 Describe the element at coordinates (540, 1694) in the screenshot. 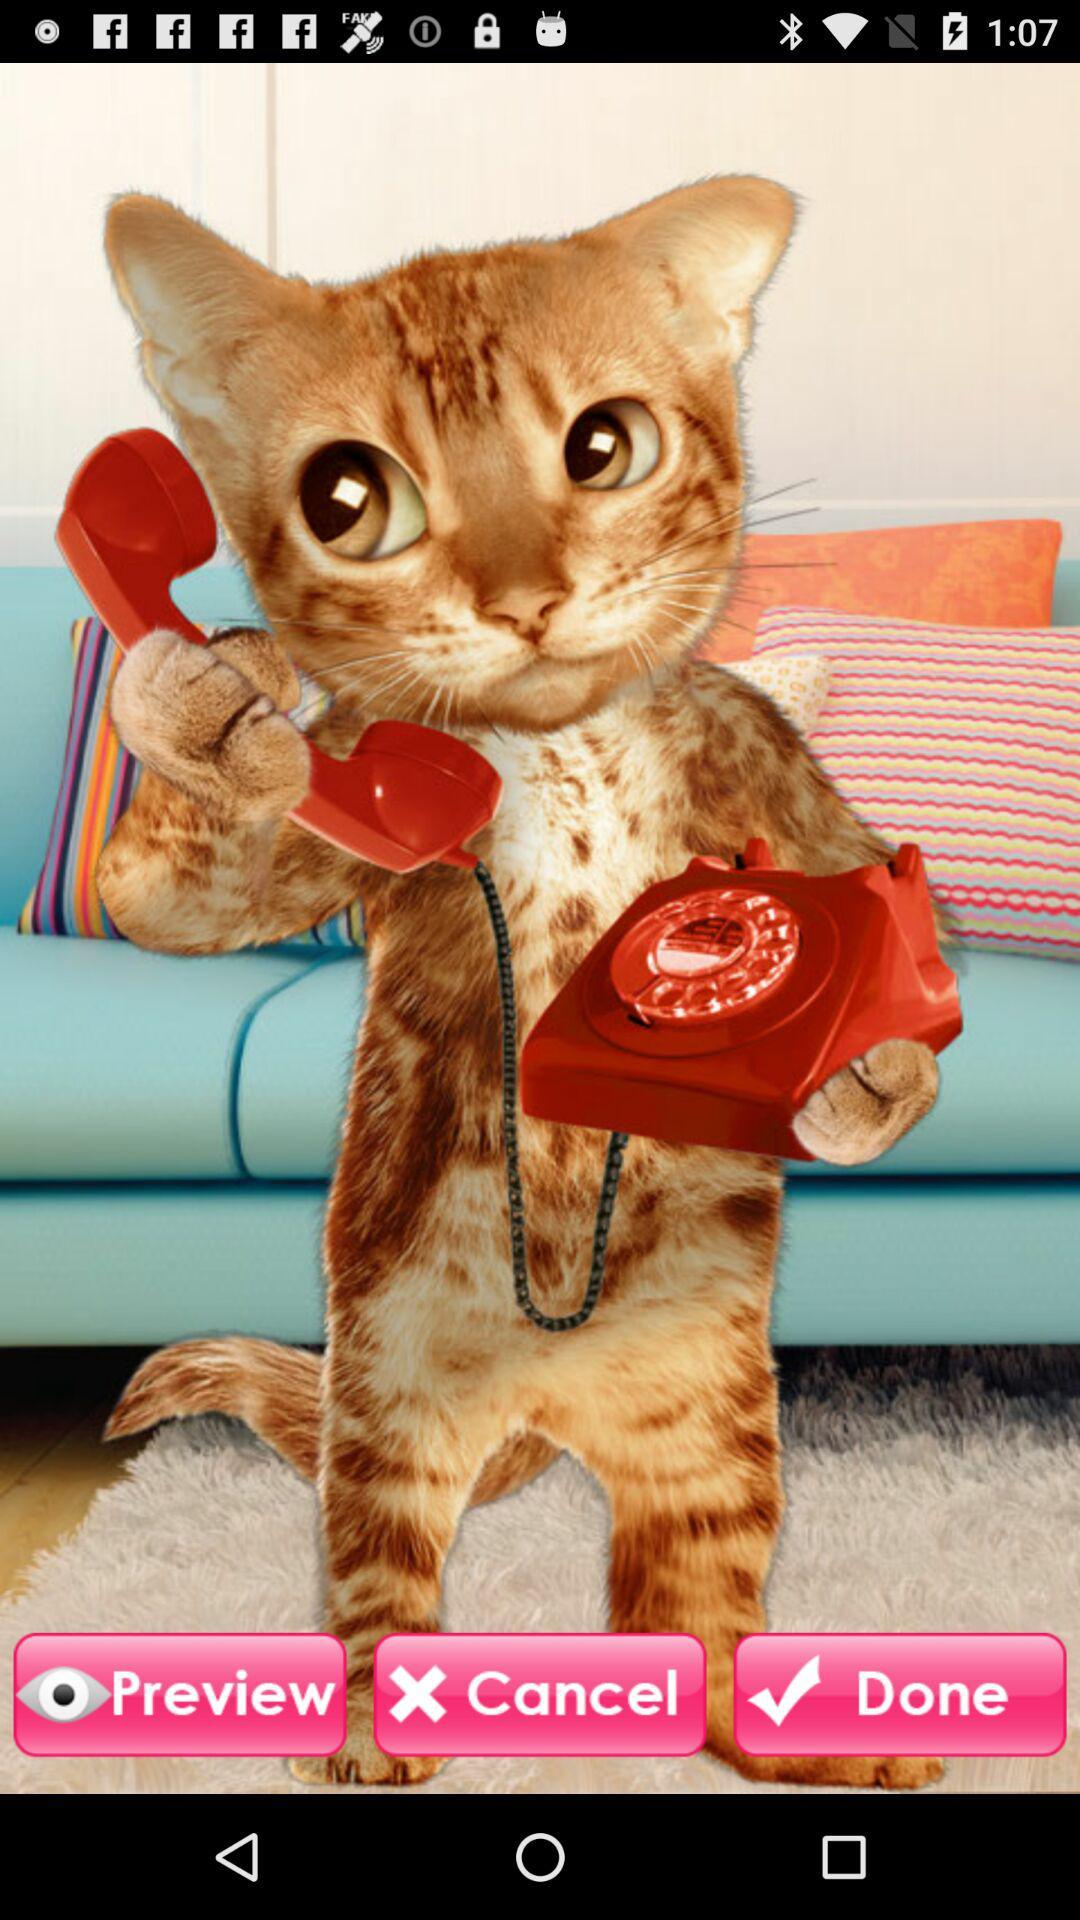

I see `cancel` at that location.